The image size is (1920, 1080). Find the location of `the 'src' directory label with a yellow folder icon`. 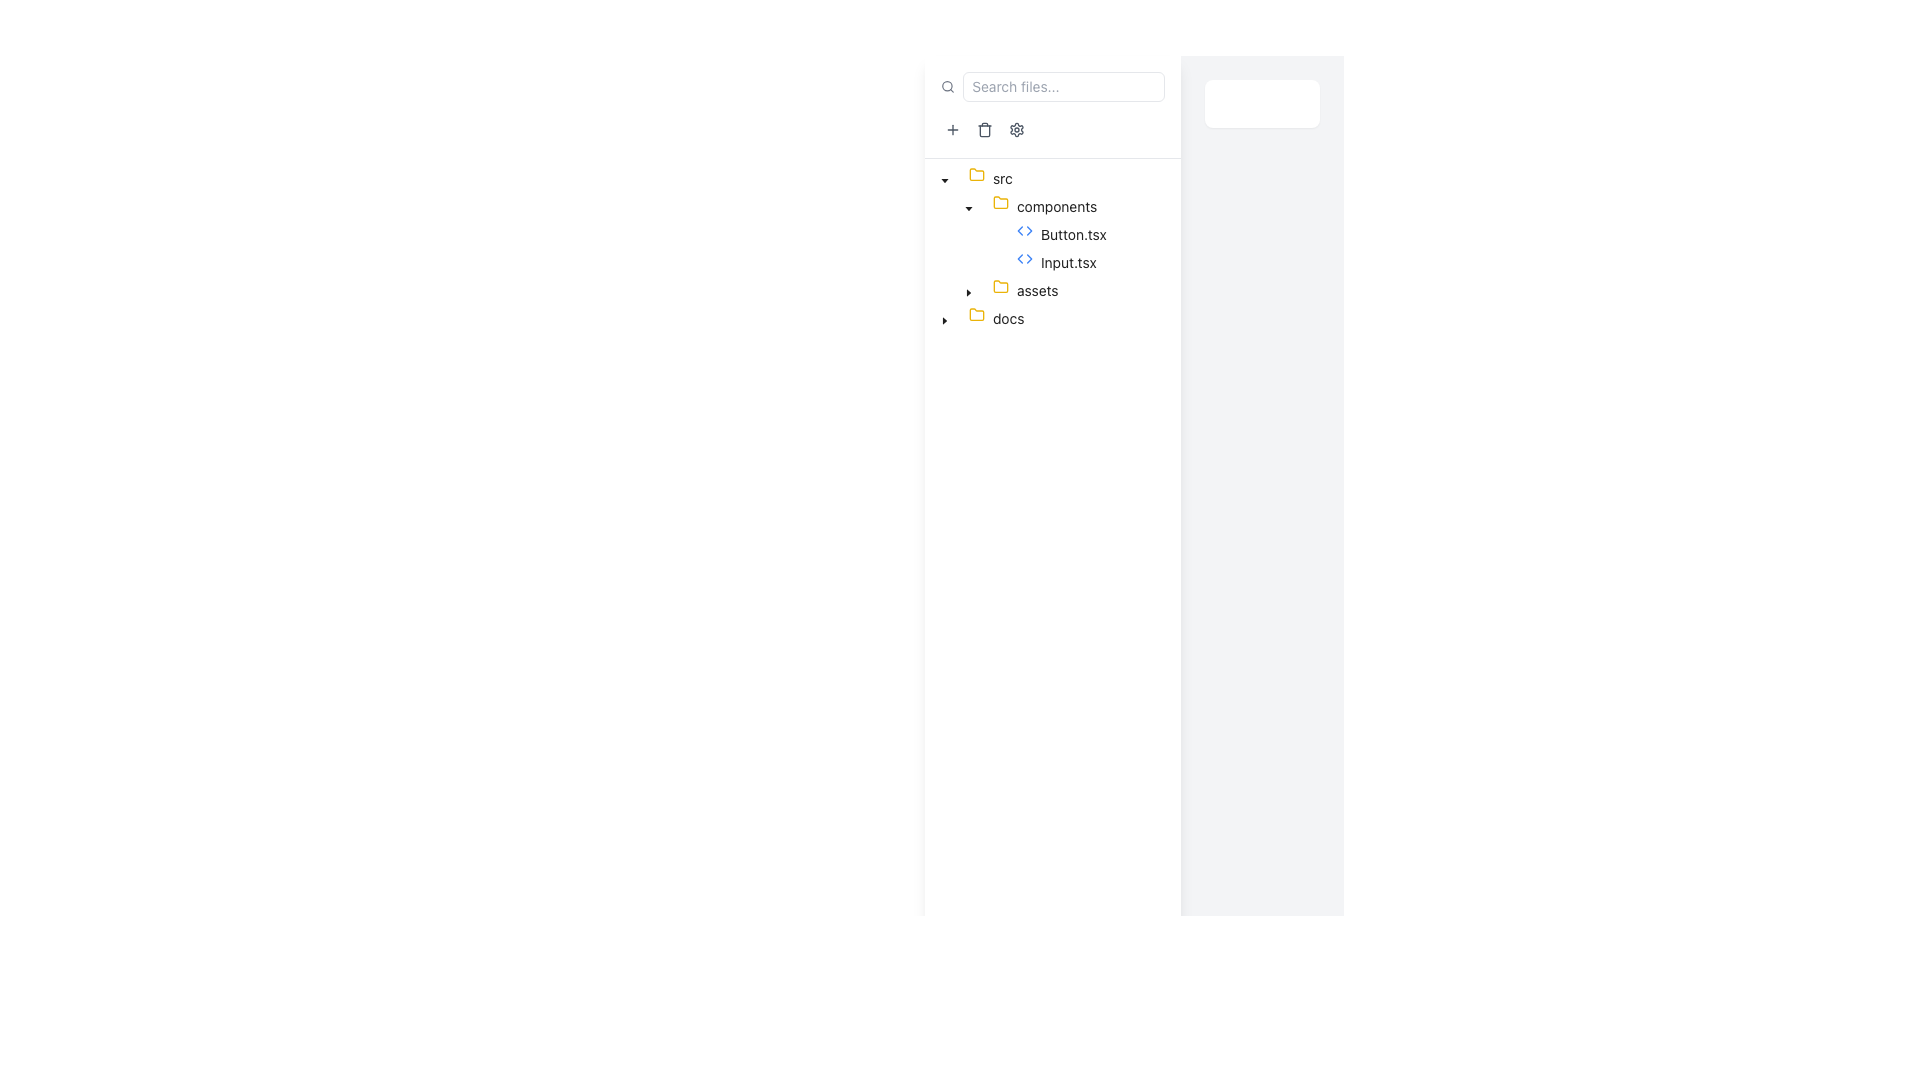

the 'src' directory label with a yellow folder icon is located at coordinates (990, 177).